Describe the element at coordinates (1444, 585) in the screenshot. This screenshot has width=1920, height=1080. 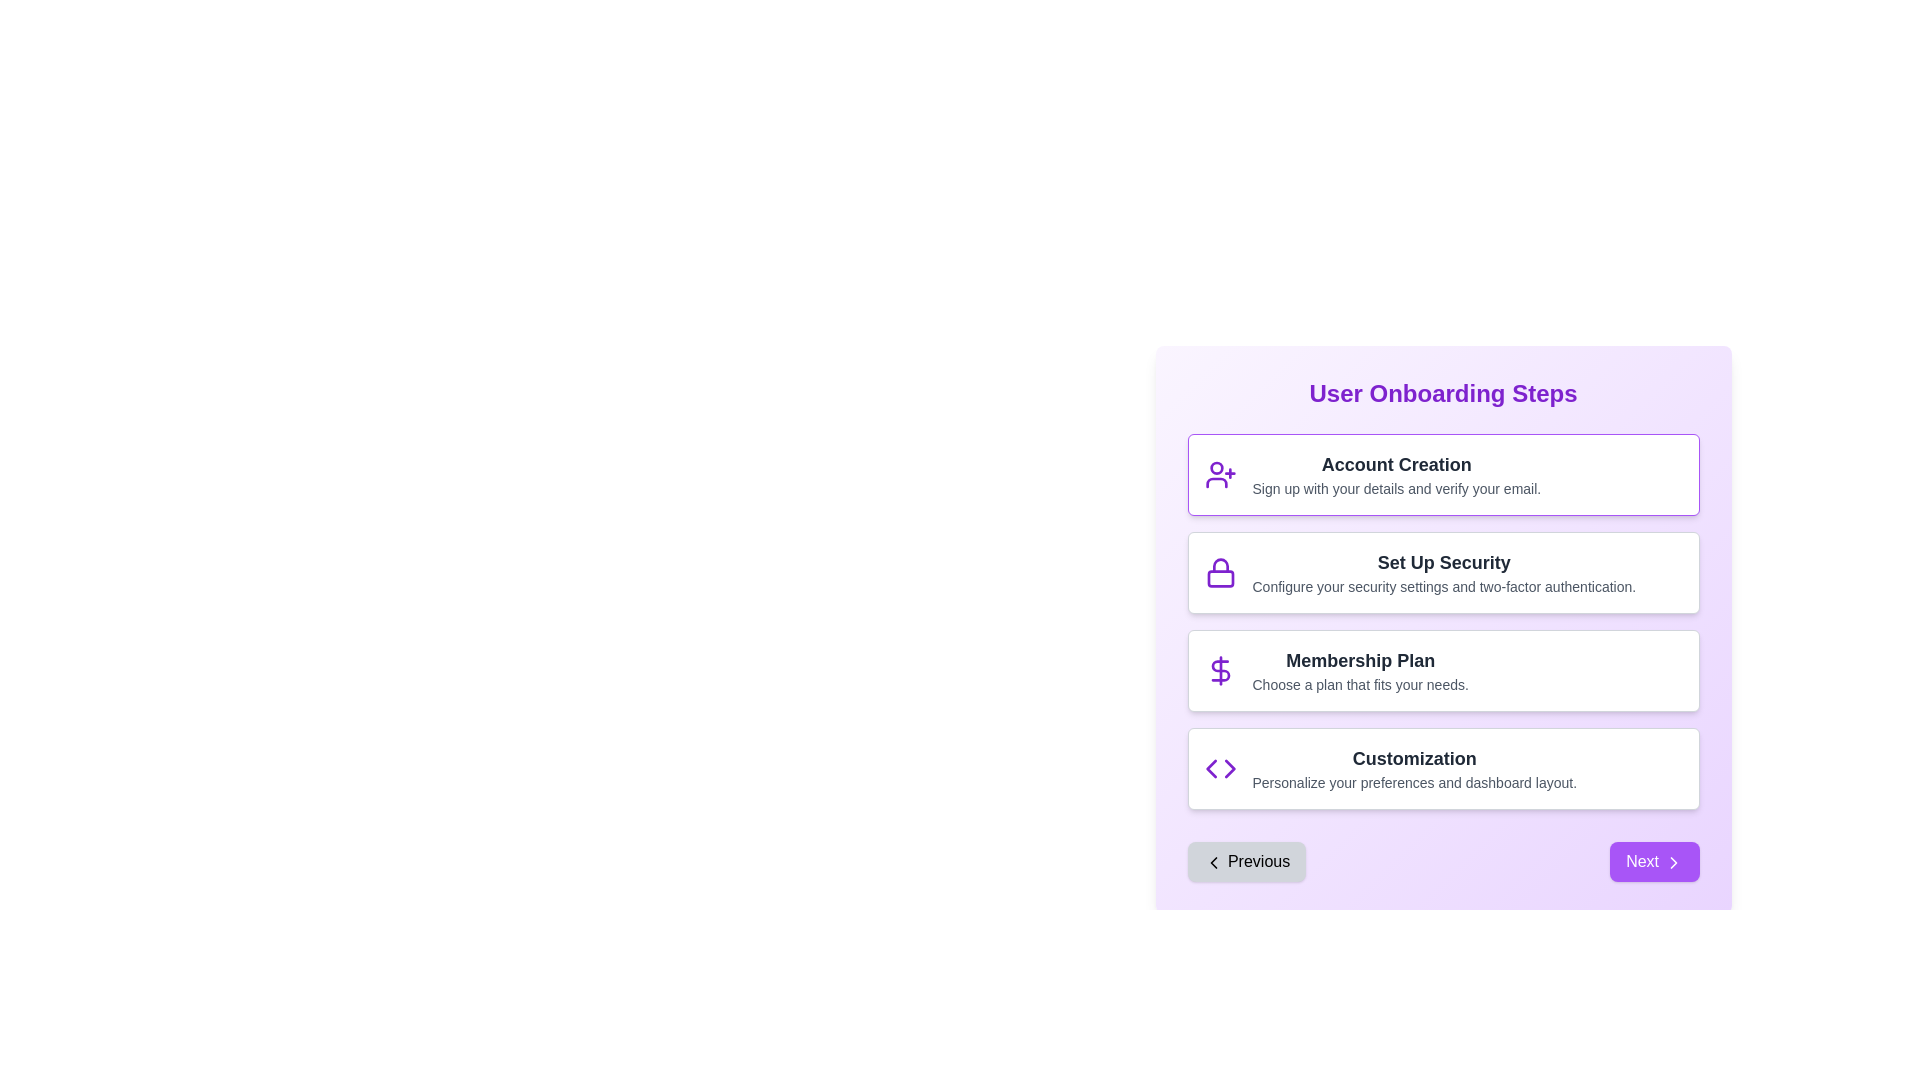
I see `the Text Label that provides a summary about setting up security features, located below 'Set Up Security' in the onboarding process` at that location.